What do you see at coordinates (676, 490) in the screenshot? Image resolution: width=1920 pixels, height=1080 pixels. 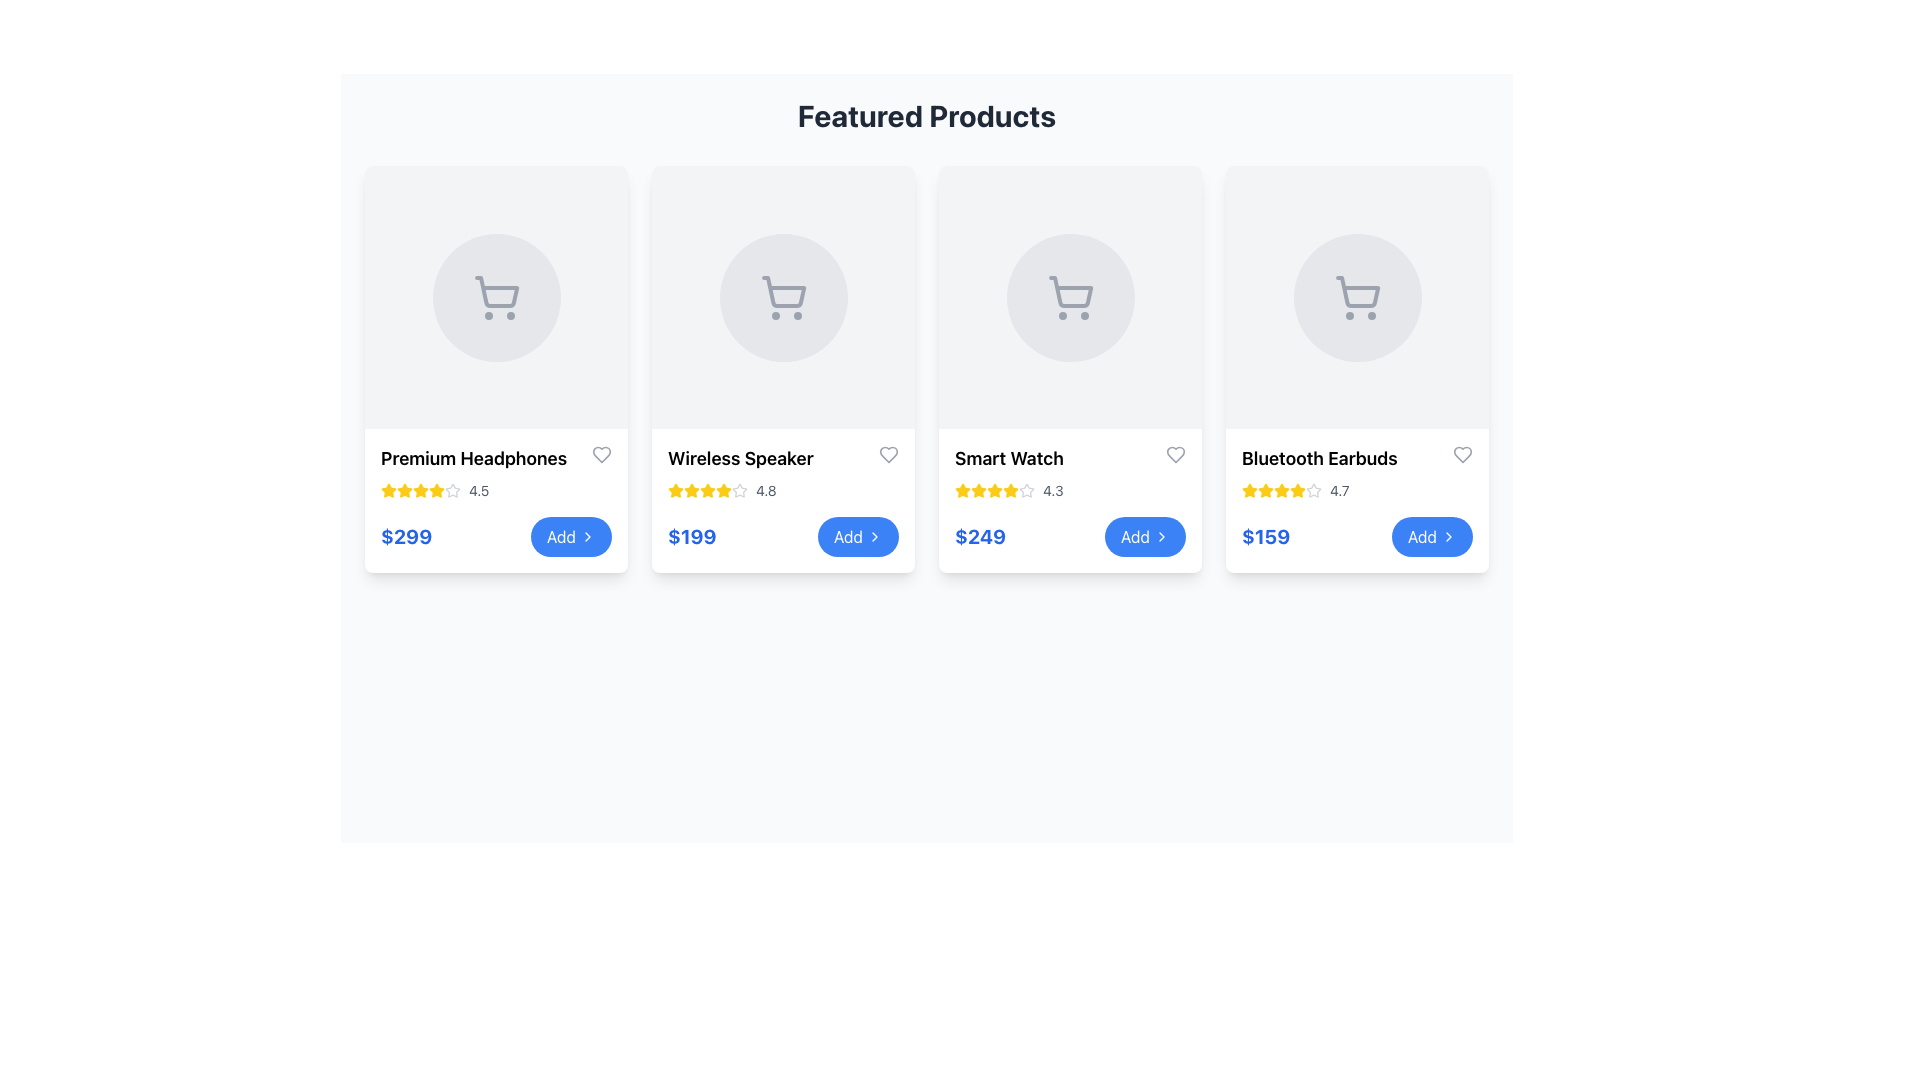 I see `the second star icon representing the customer rating for the 'Wireless Speaker' product` at bounding box center [676, 490].